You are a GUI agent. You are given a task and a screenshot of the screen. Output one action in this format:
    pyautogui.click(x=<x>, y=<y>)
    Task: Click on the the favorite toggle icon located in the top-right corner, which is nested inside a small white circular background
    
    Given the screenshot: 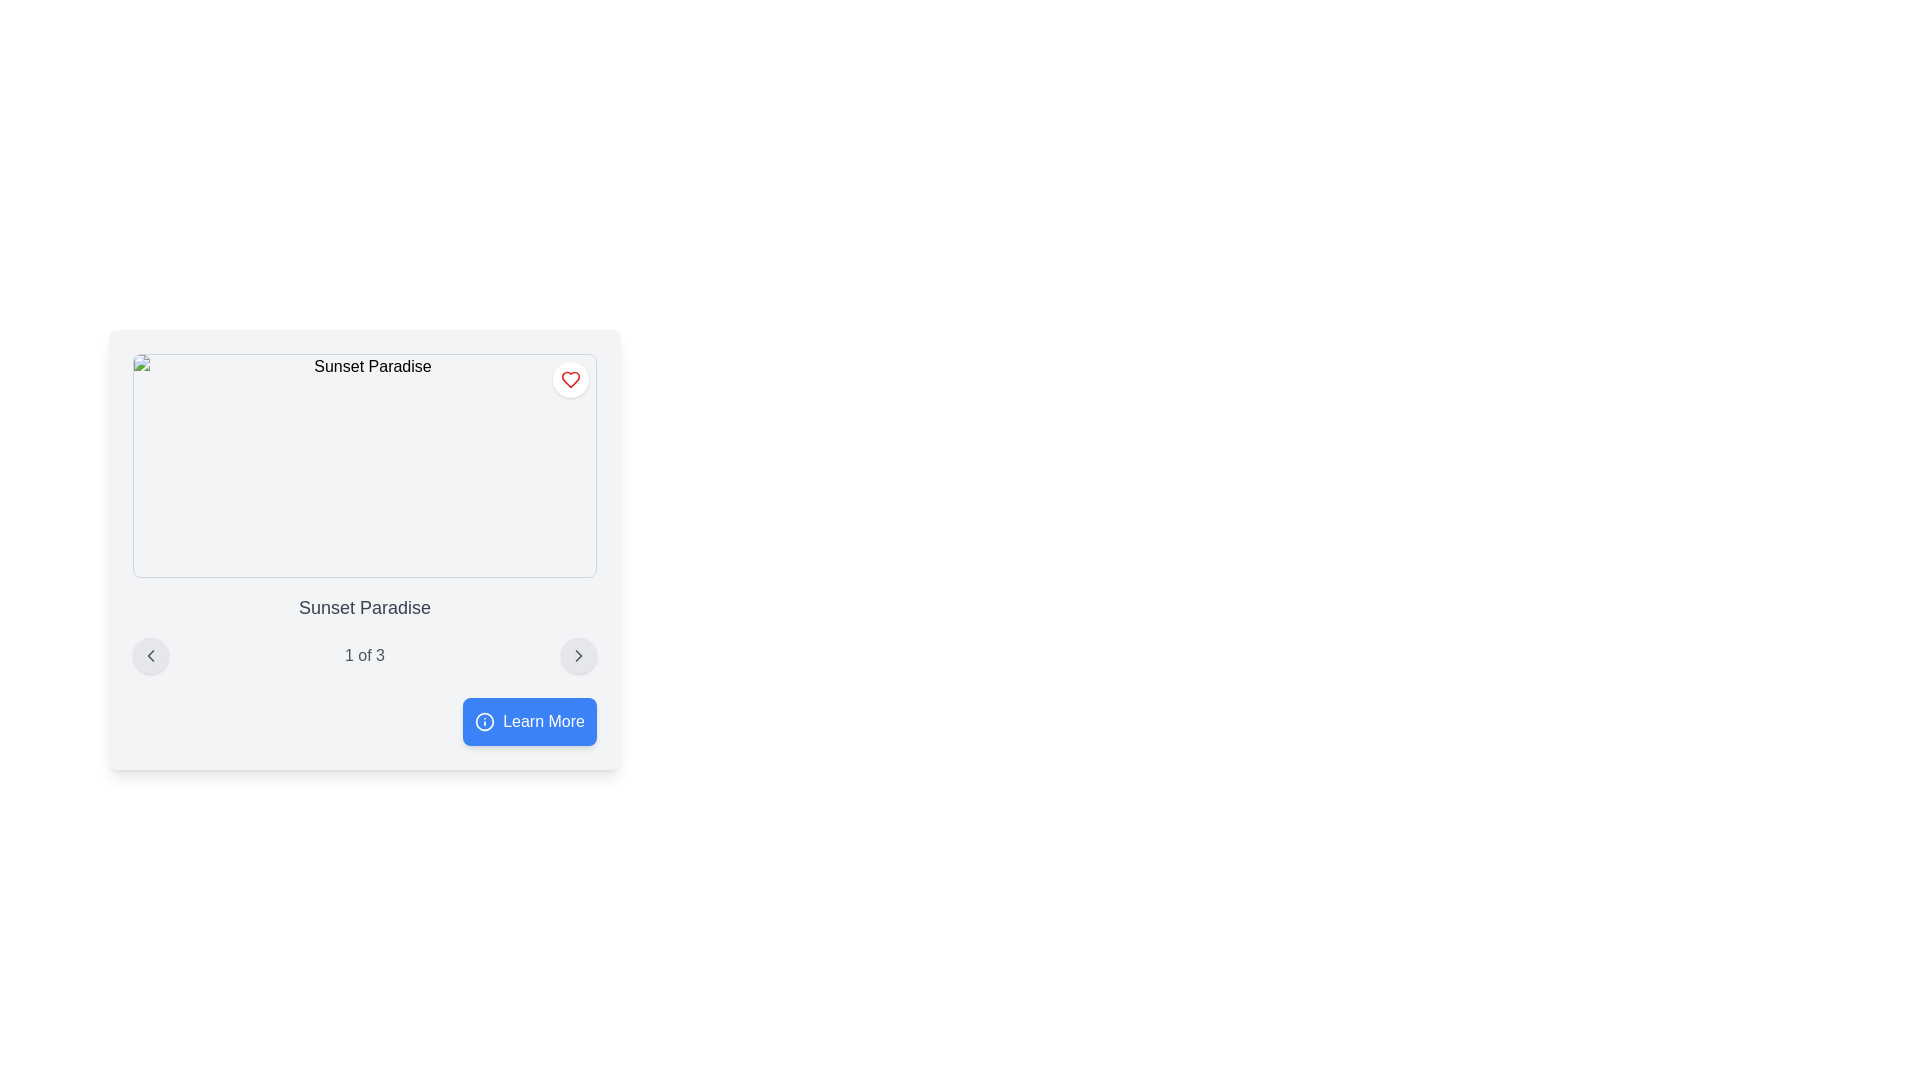 What is the action you would take?
    pyautogui.click(x=570, y=380)
    